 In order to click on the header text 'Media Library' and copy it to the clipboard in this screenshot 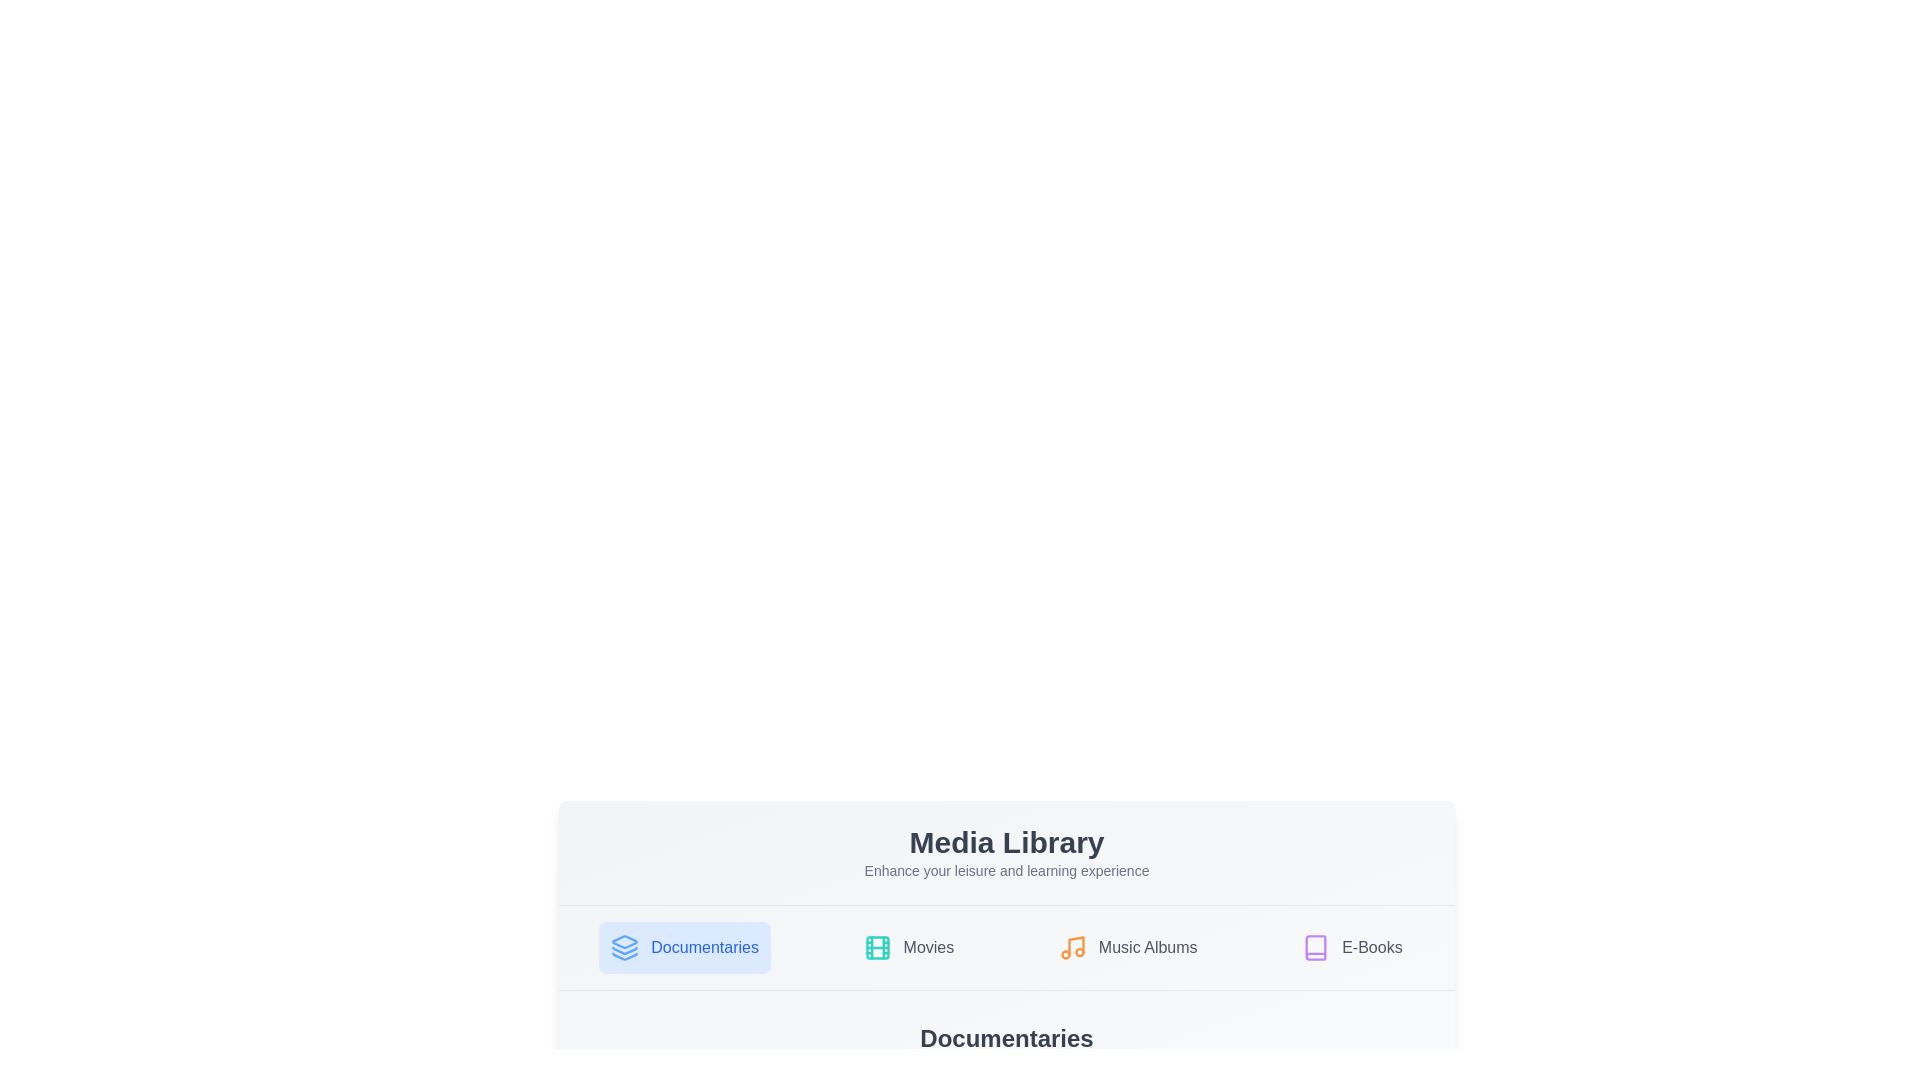, I will do `click(1007, 843)`.